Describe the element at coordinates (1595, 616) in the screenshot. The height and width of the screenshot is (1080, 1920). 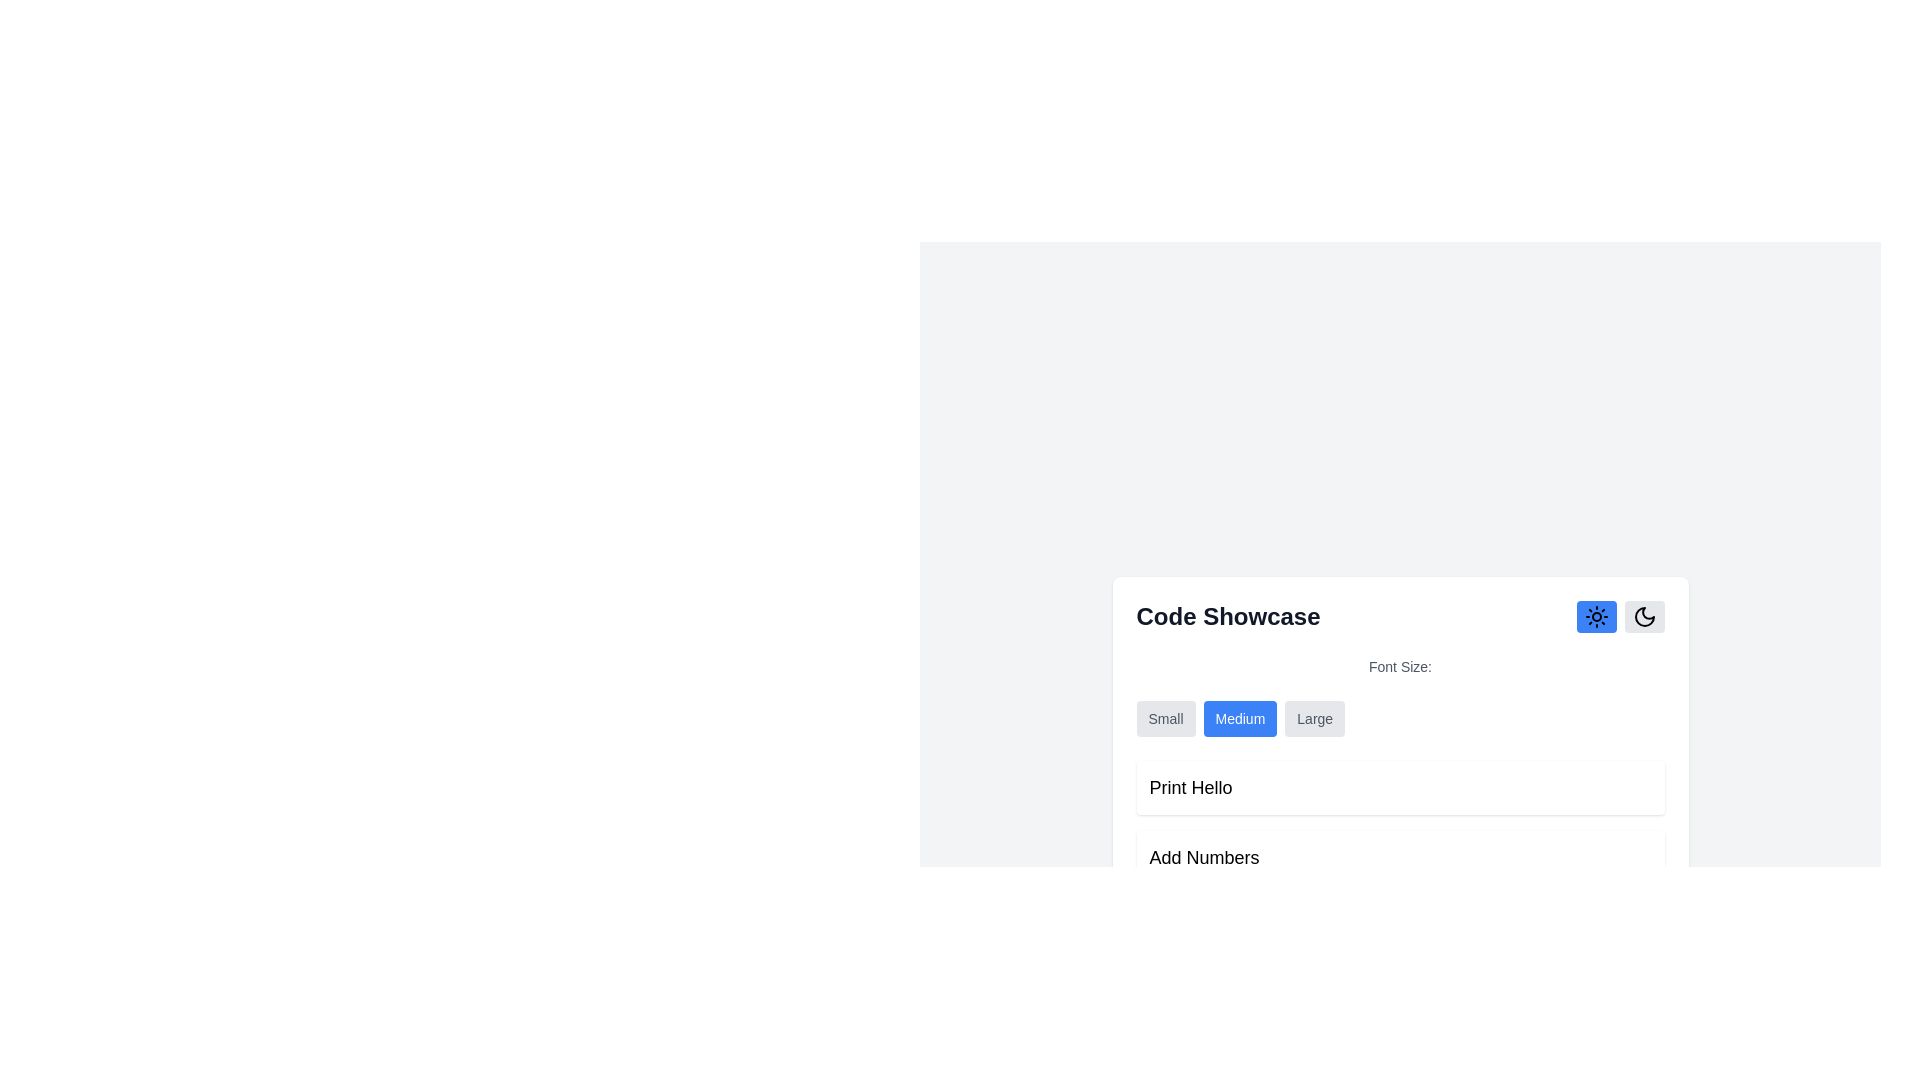
I see `the sun icon located on the right side of the 'Code Showcase' section` at that location.